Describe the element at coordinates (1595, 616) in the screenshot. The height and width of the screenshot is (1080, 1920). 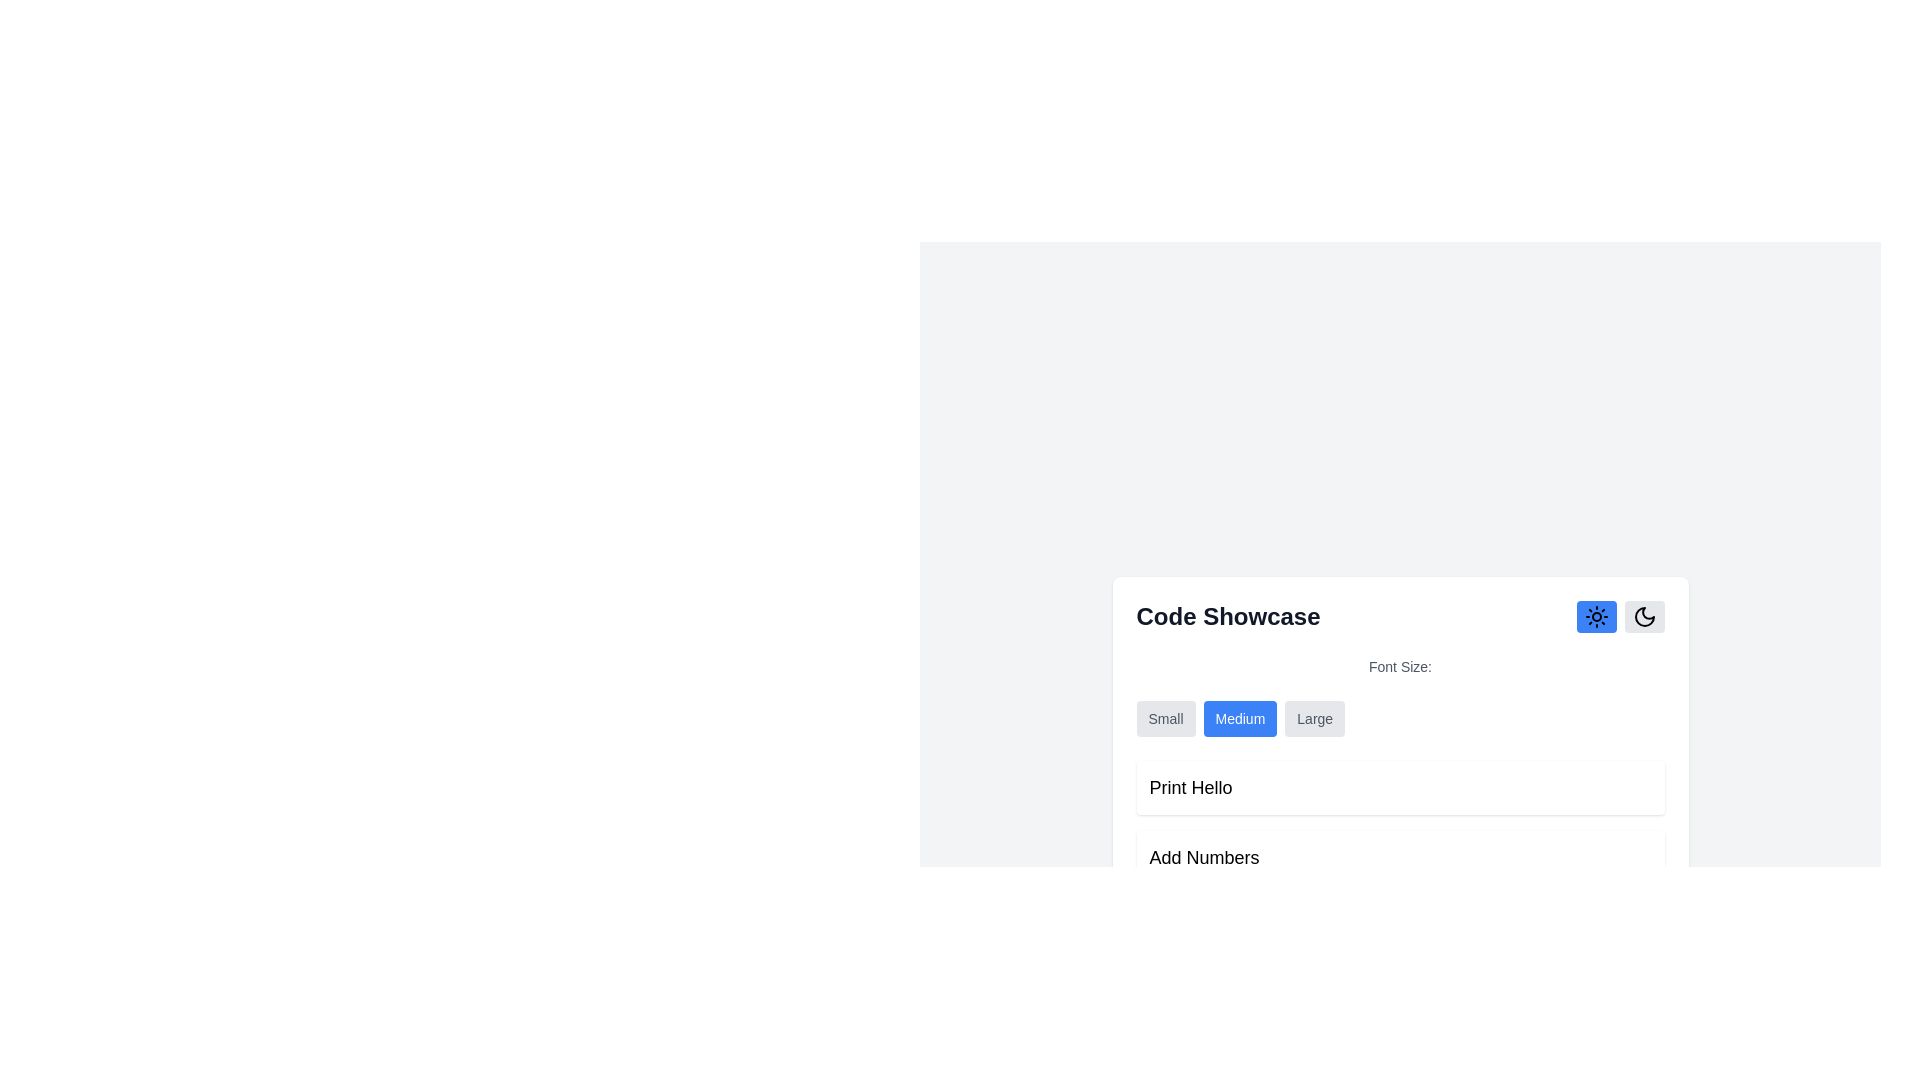
I see `the sun icon located on the right side of the 'Code Showcase' section` at that location.